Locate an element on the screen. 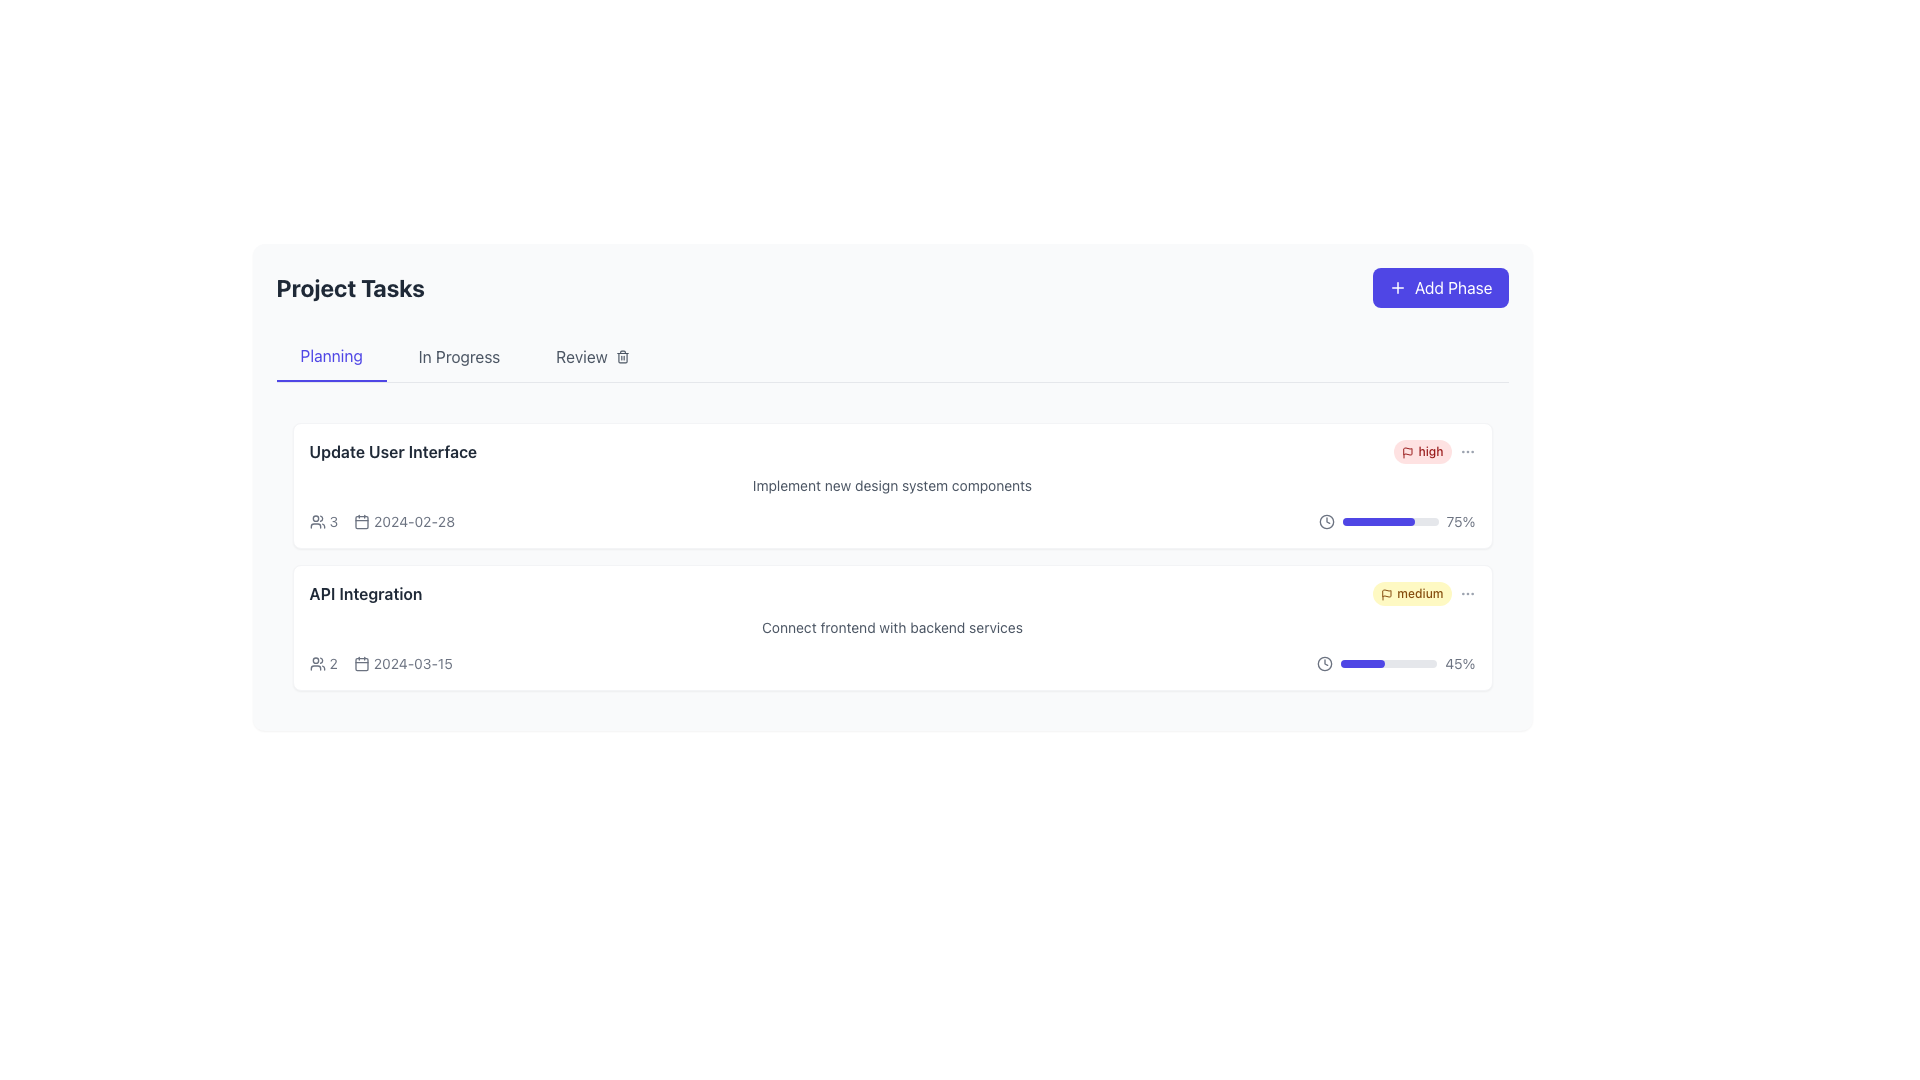  the icon representing a menu or options, located near the word 'medium' in the second row of the project tasks list is located at coordinates (1467, 593).